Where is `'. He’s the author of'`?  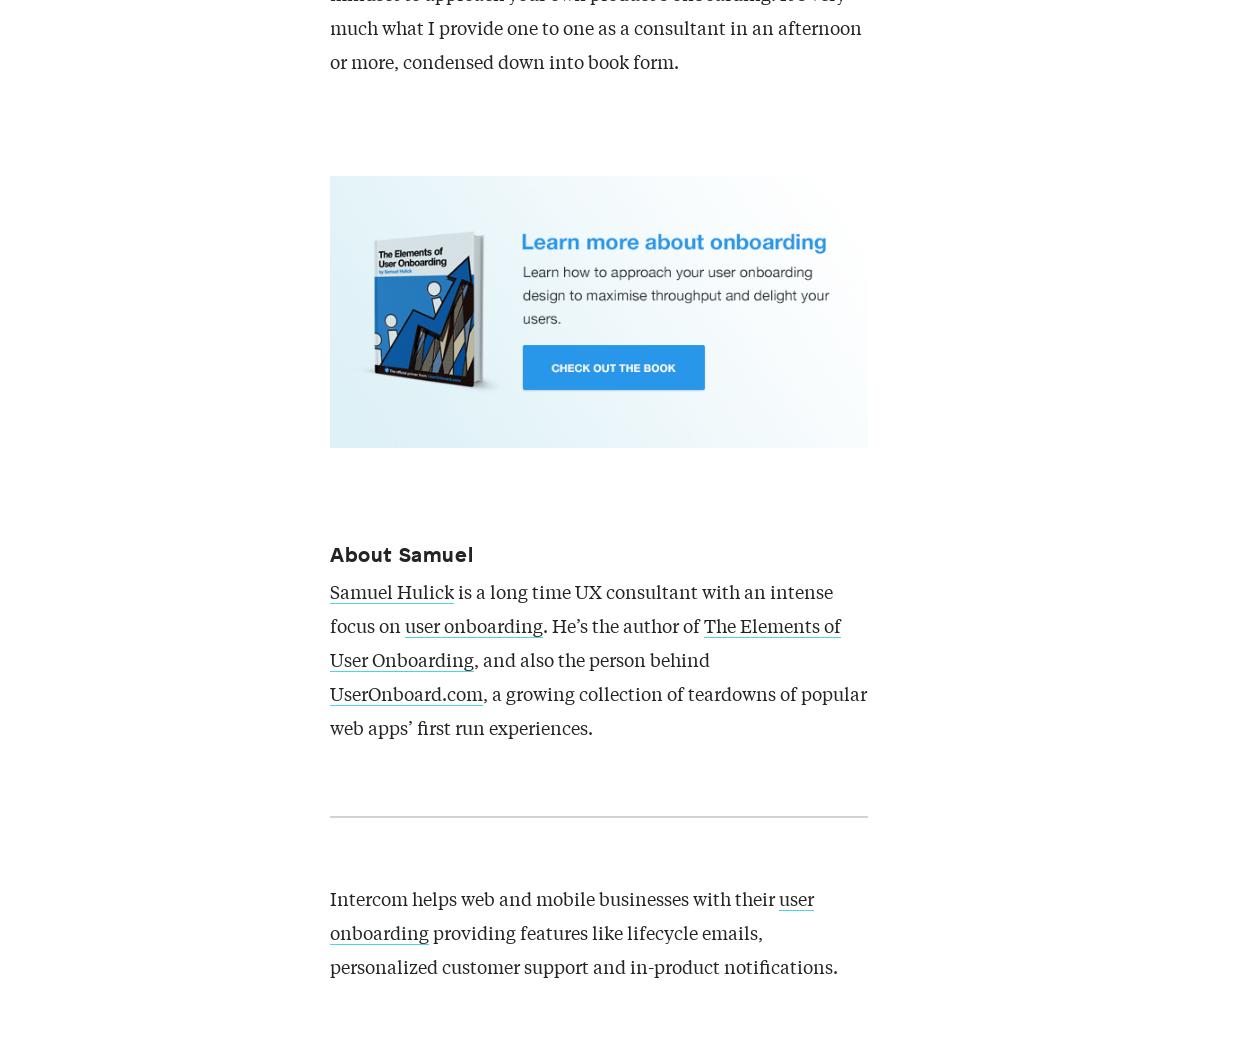
'. He’s the author of' is located at coordinates (622, 627).